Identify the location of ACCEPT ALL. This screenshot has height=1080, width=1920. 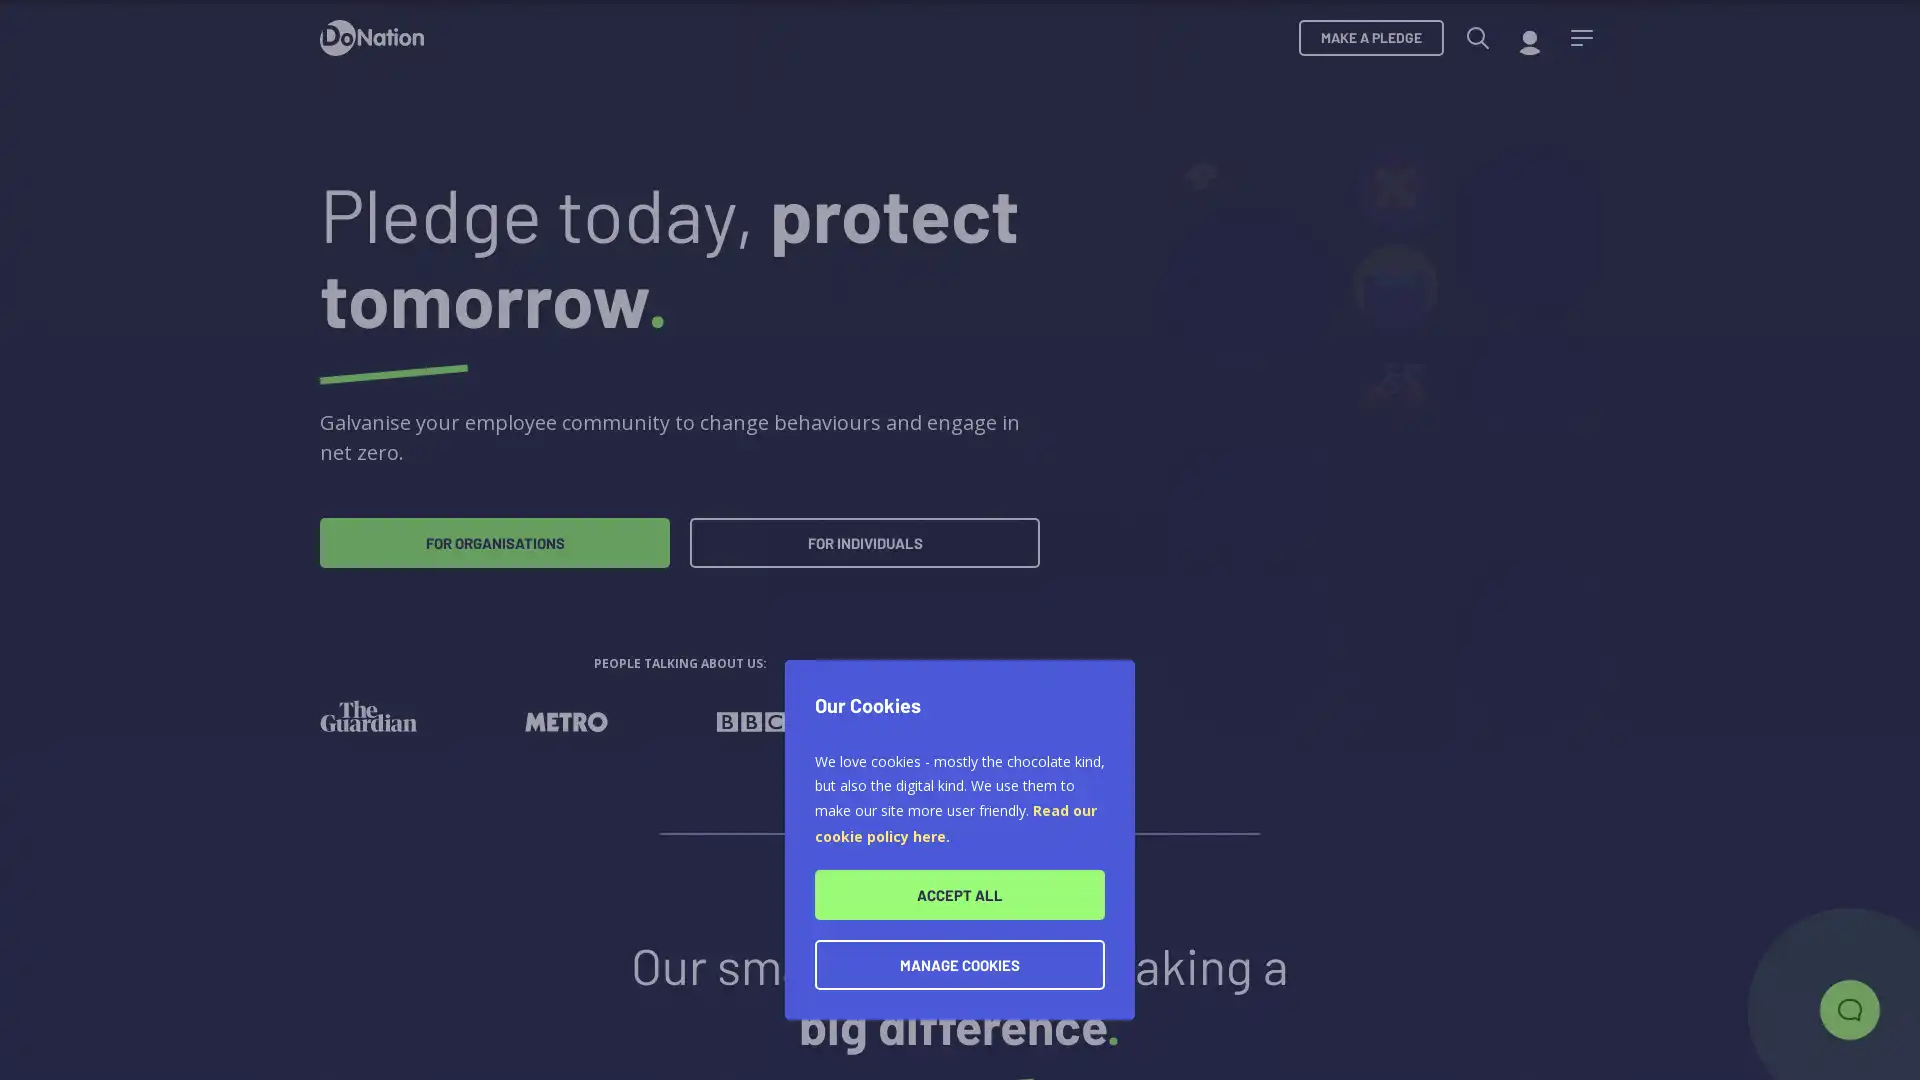
(960, 893).